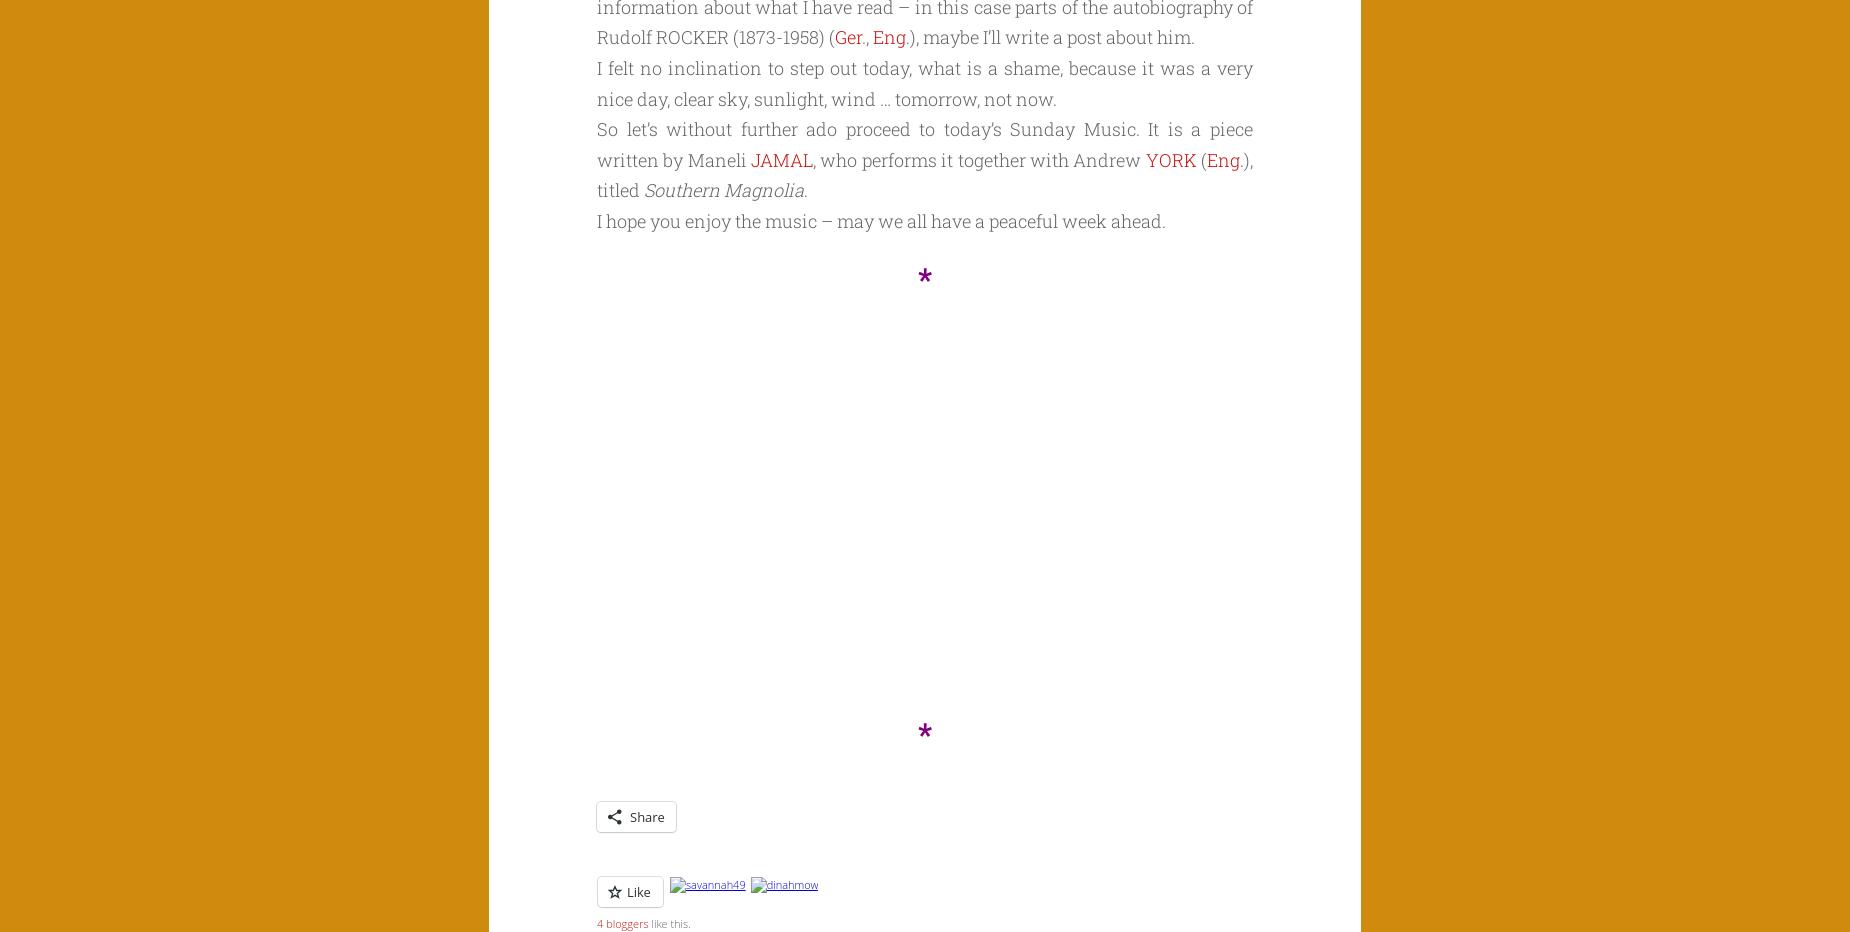  Describe the element at coordinates (925, 142) in the screenshot. I see `'So let’s without further ado proceed to today’s Sunday Music. It is a piece written by Maneli'` at that location.